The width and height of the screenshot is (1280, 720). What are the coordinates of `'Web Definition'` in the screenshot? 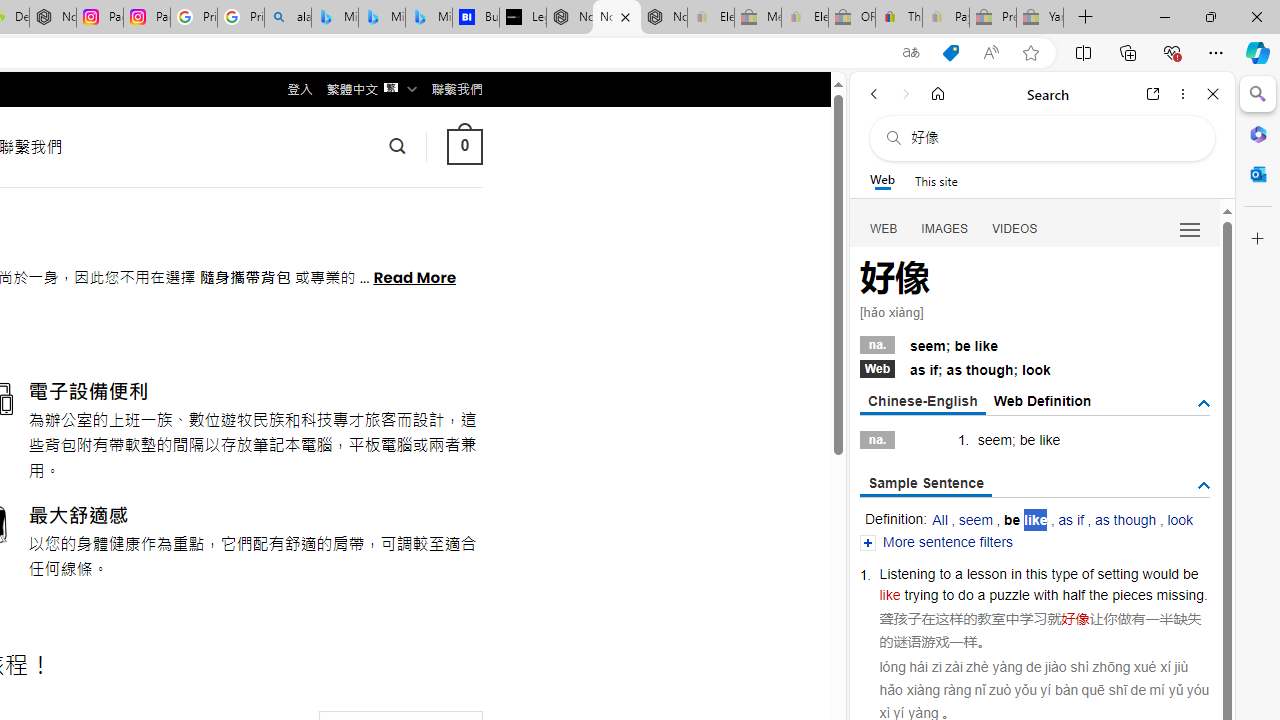 It's located at (1041, 401).